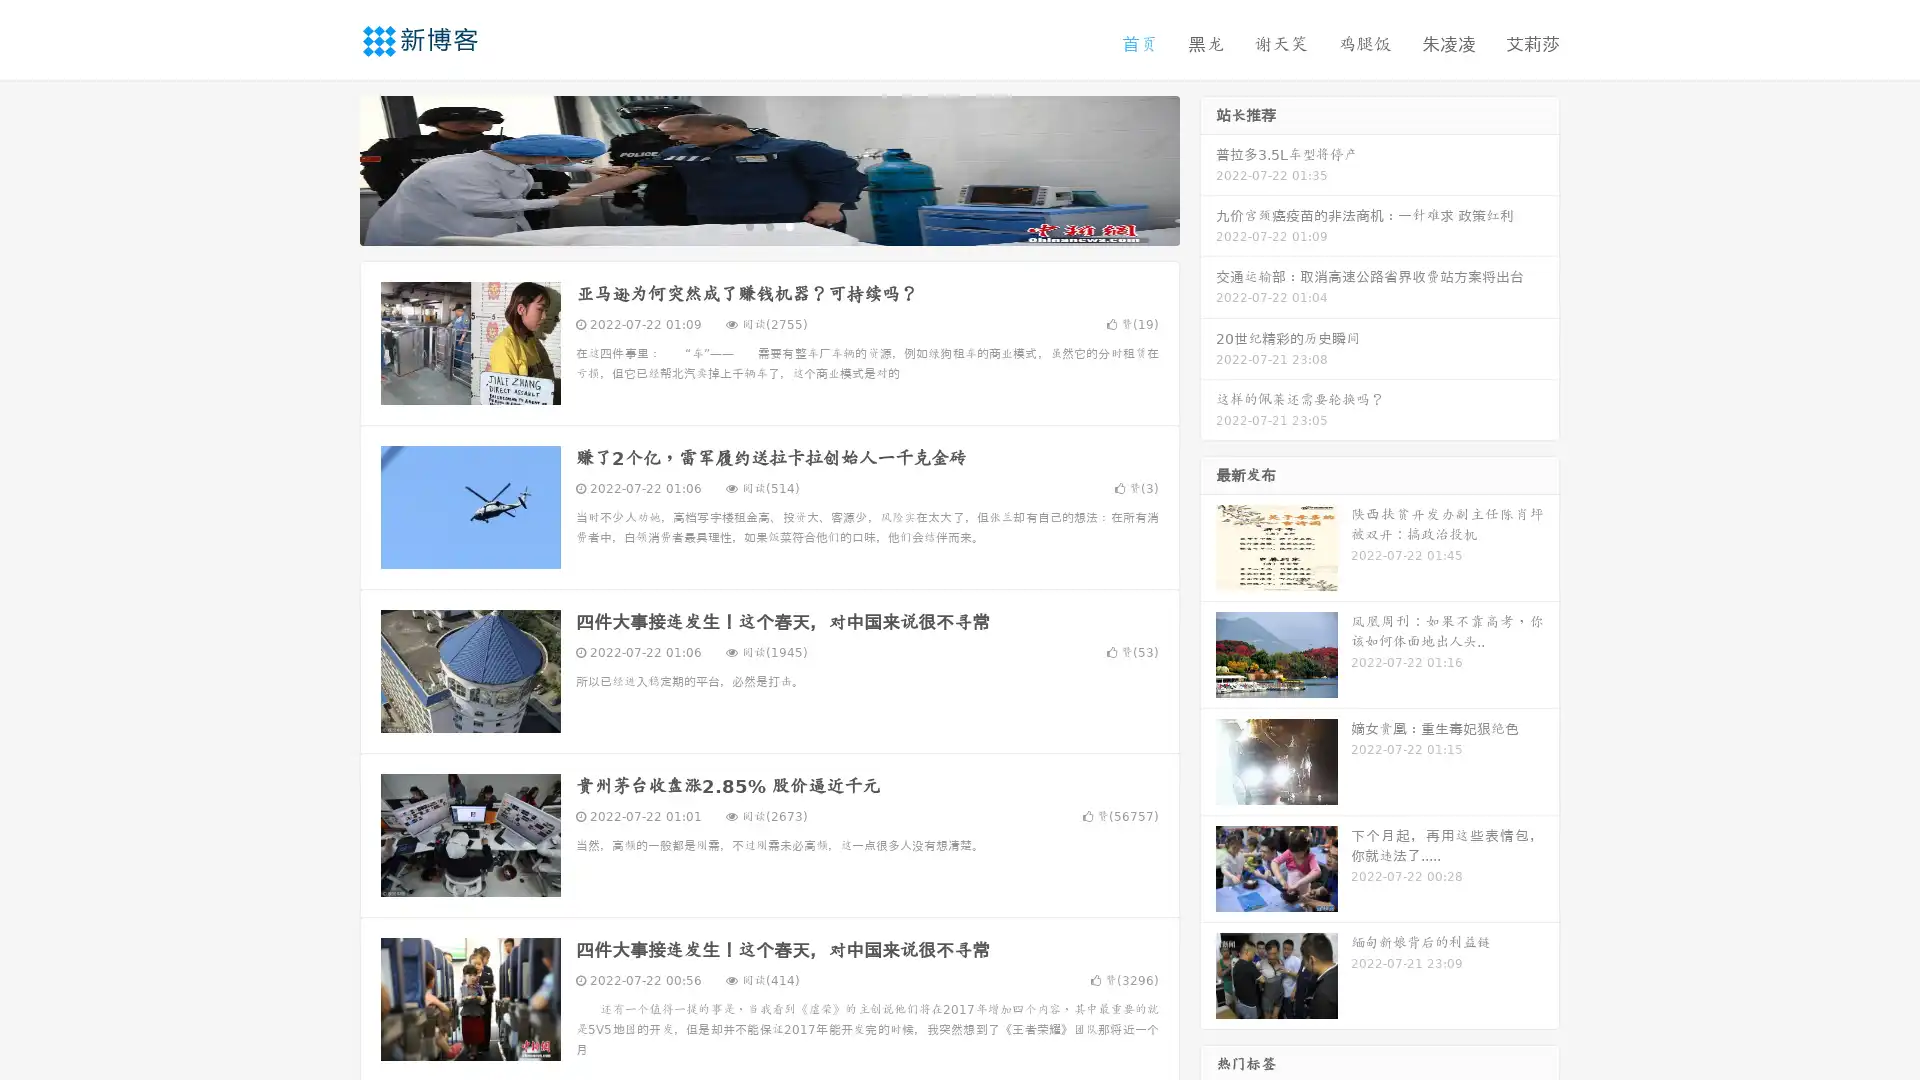 This screenshot has height=1080, width=1920. What do you see at coordinates (1208, 168) in the screenshot?
I see `Next slide` at bounding box center [1208, 168].